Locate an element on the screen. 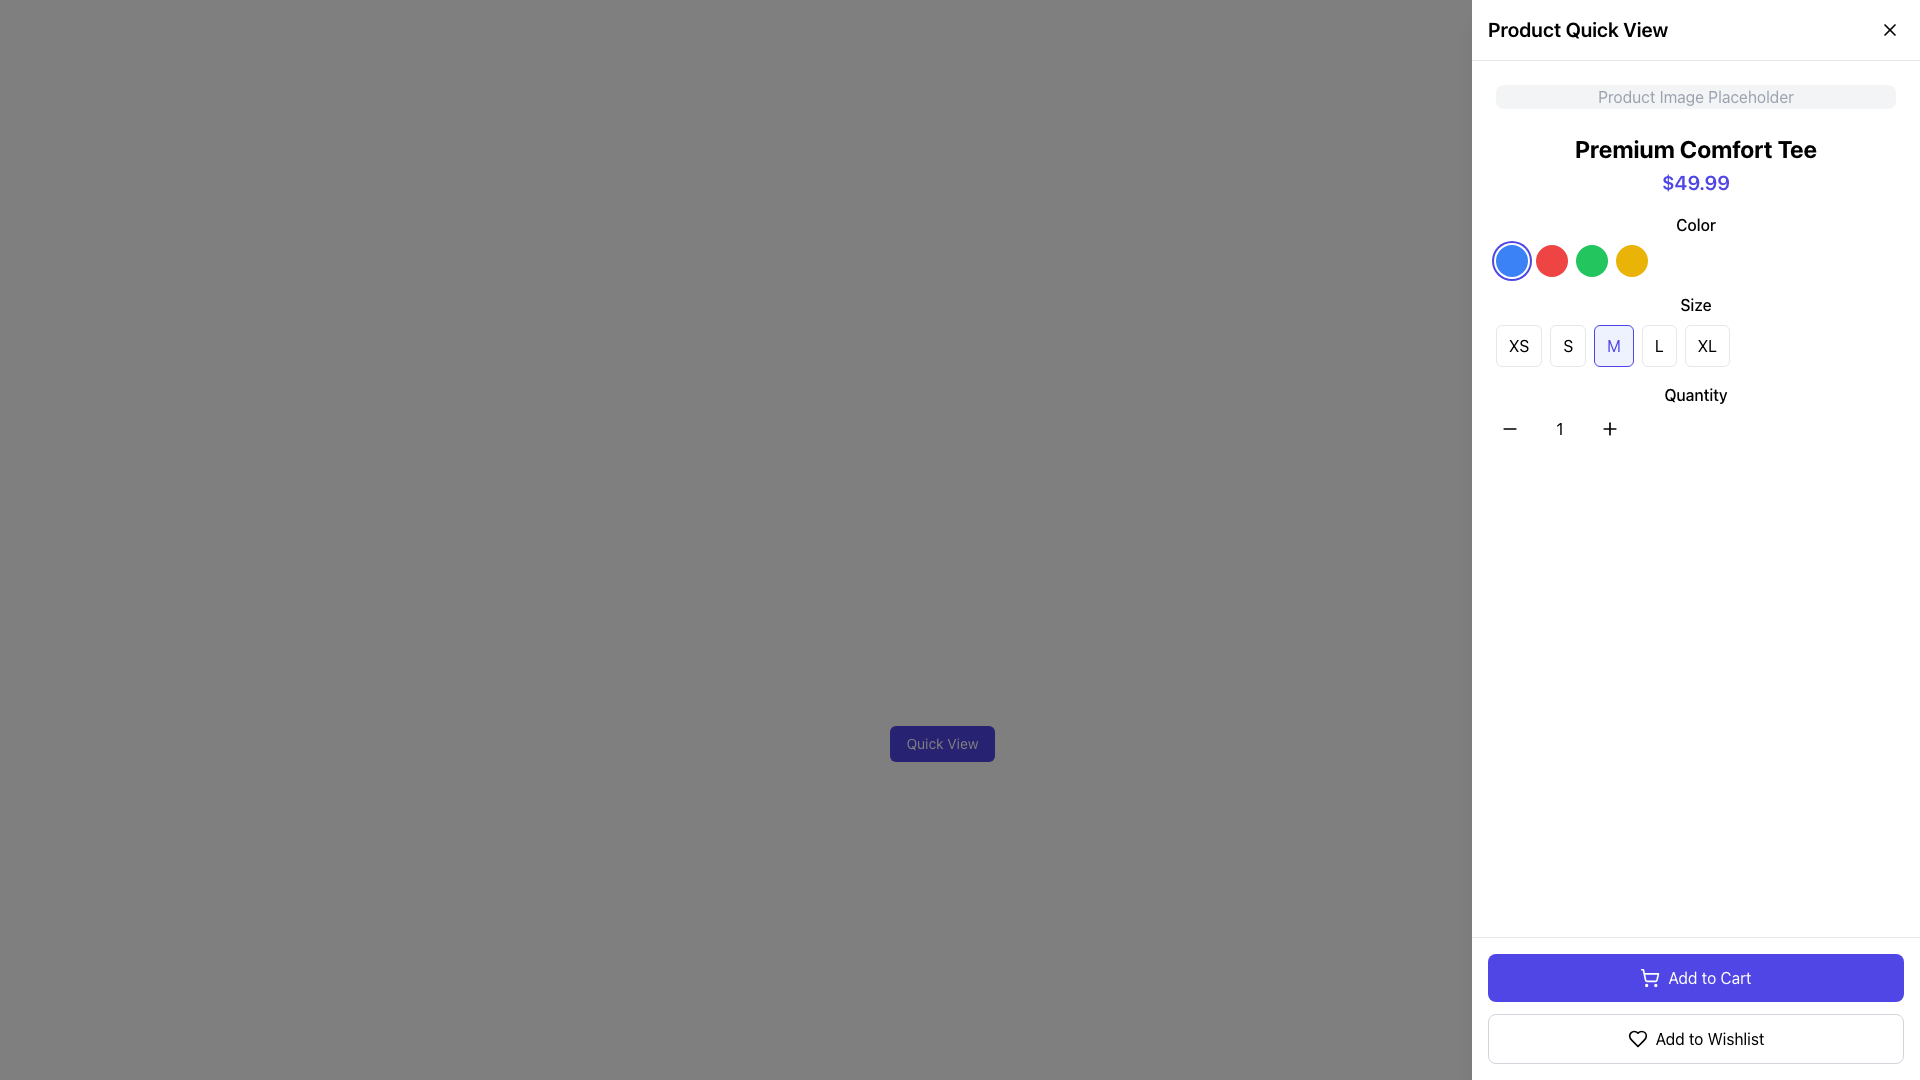  the fourth interactive button labeled 'XL' in the size selection module is located at coordinates (1694, 345).